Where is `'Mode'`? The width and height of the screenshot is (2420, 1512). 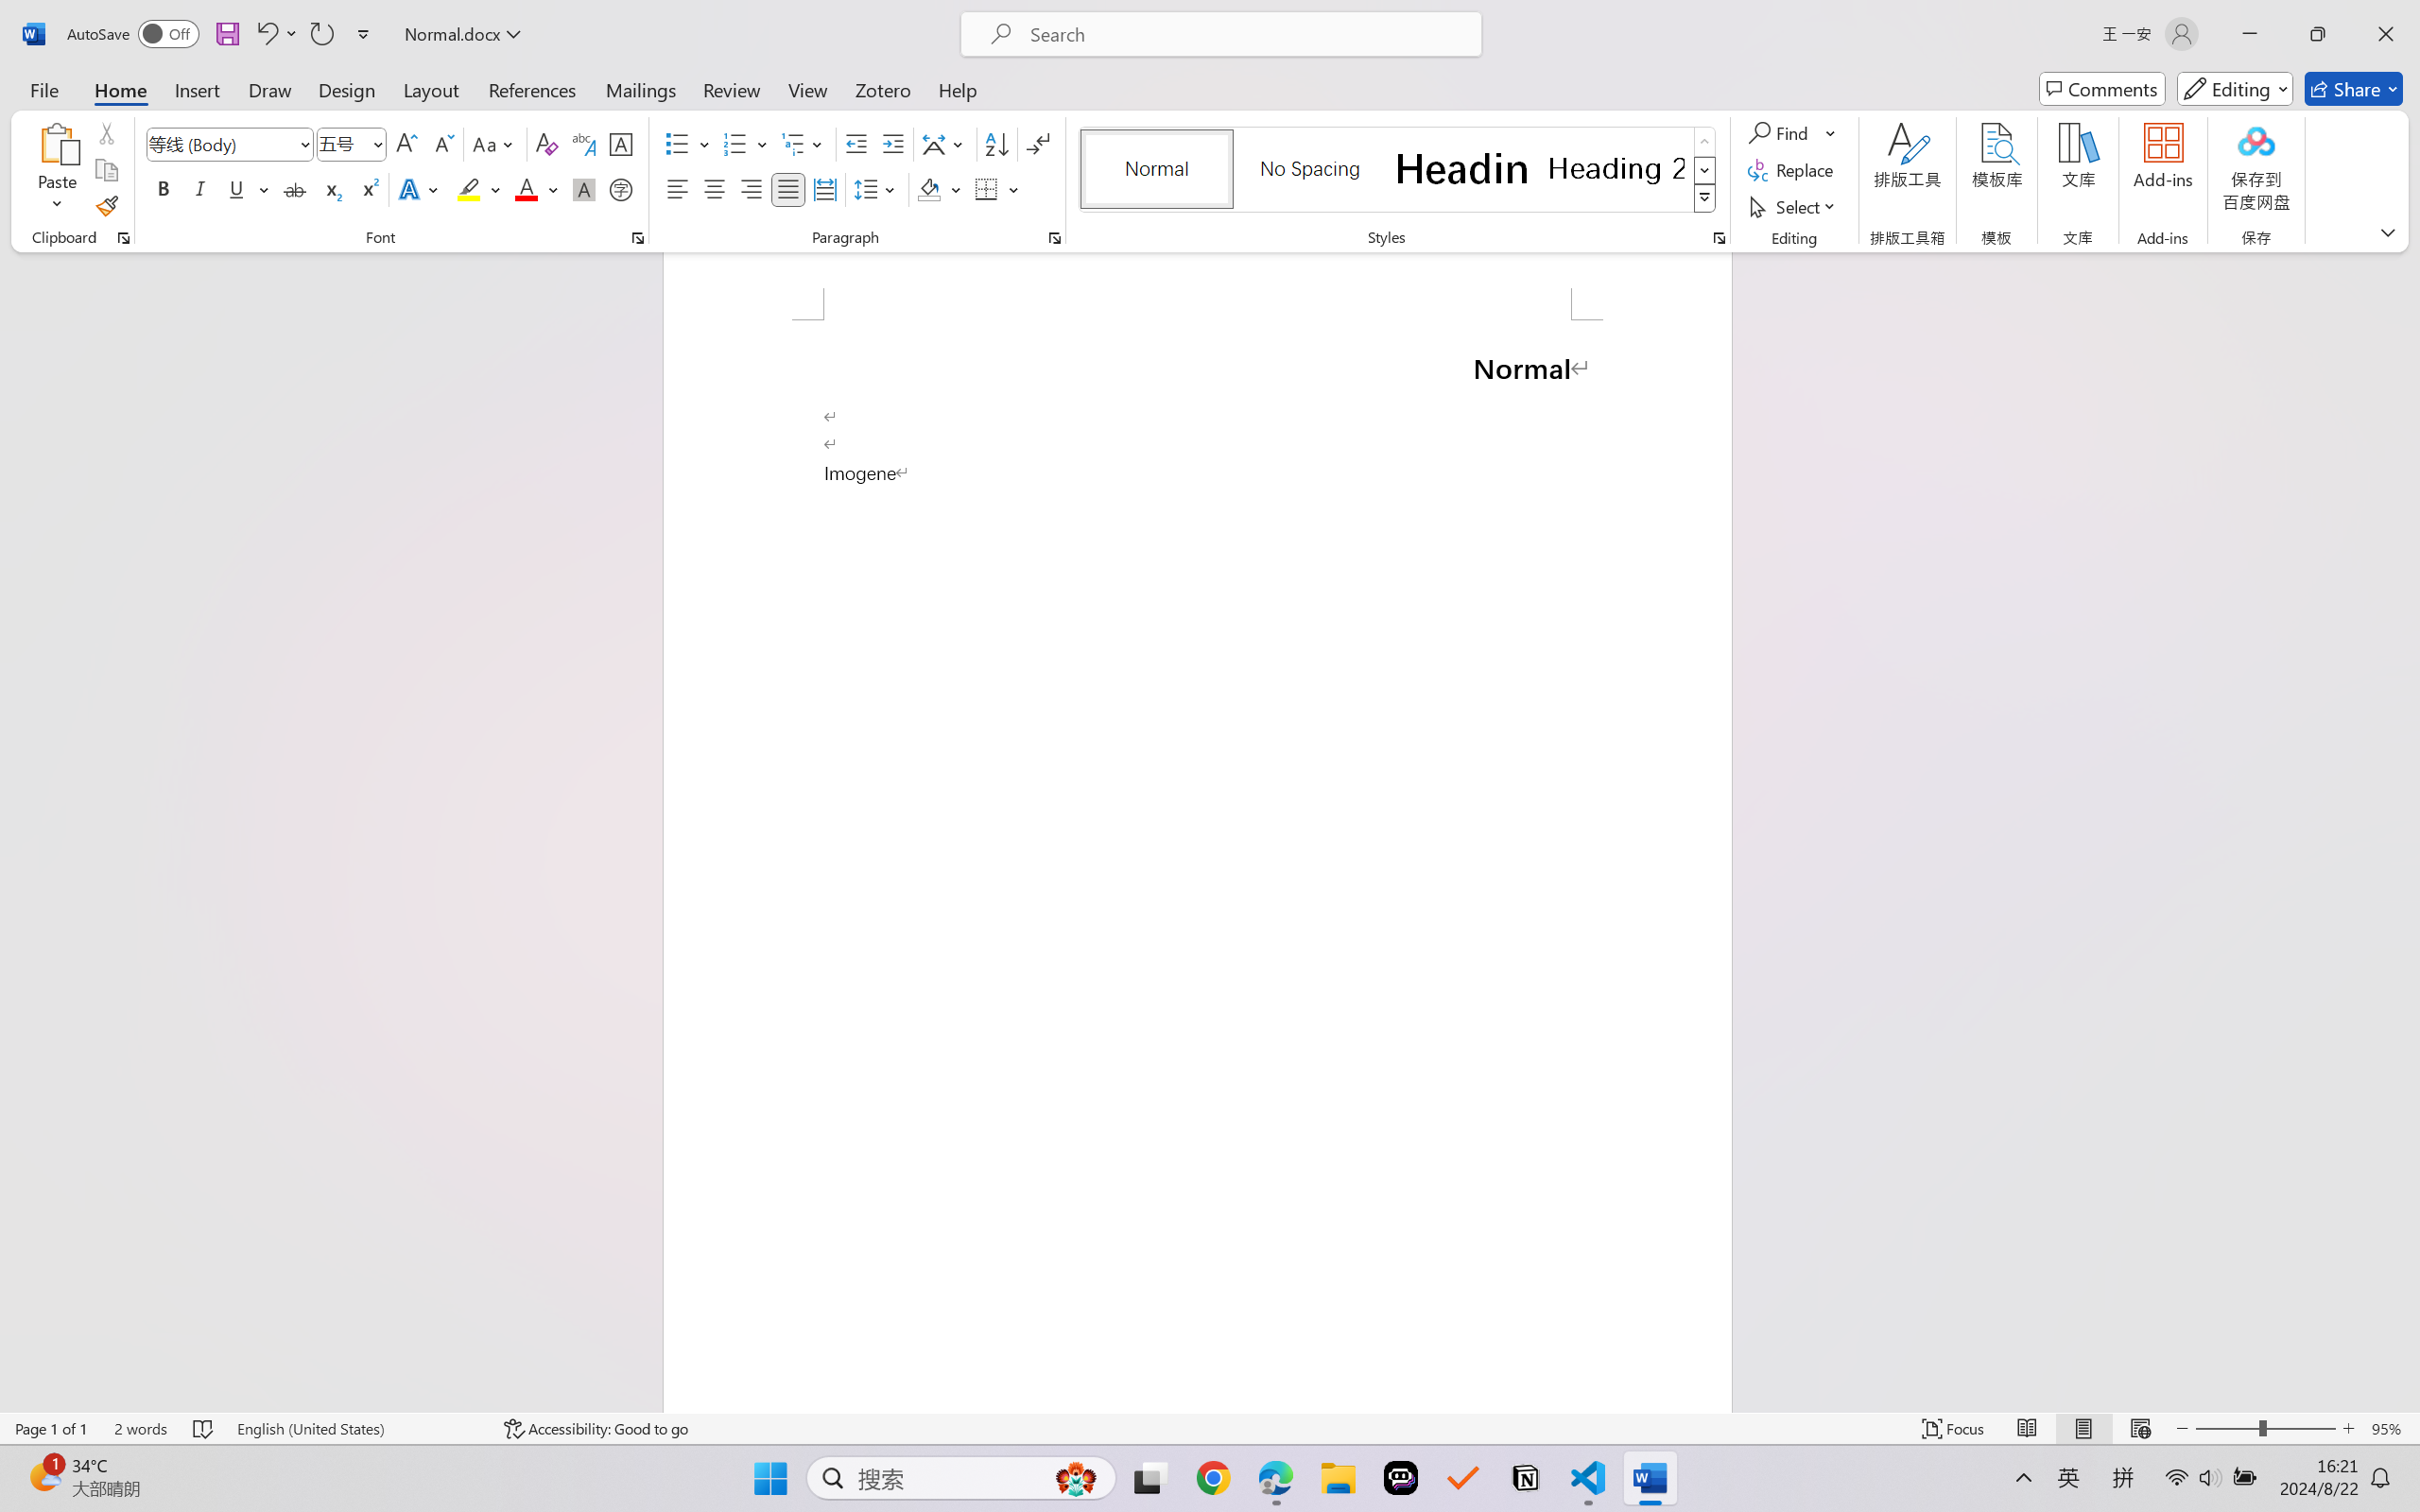
'Mode' is located at coordinates (2235, 88).